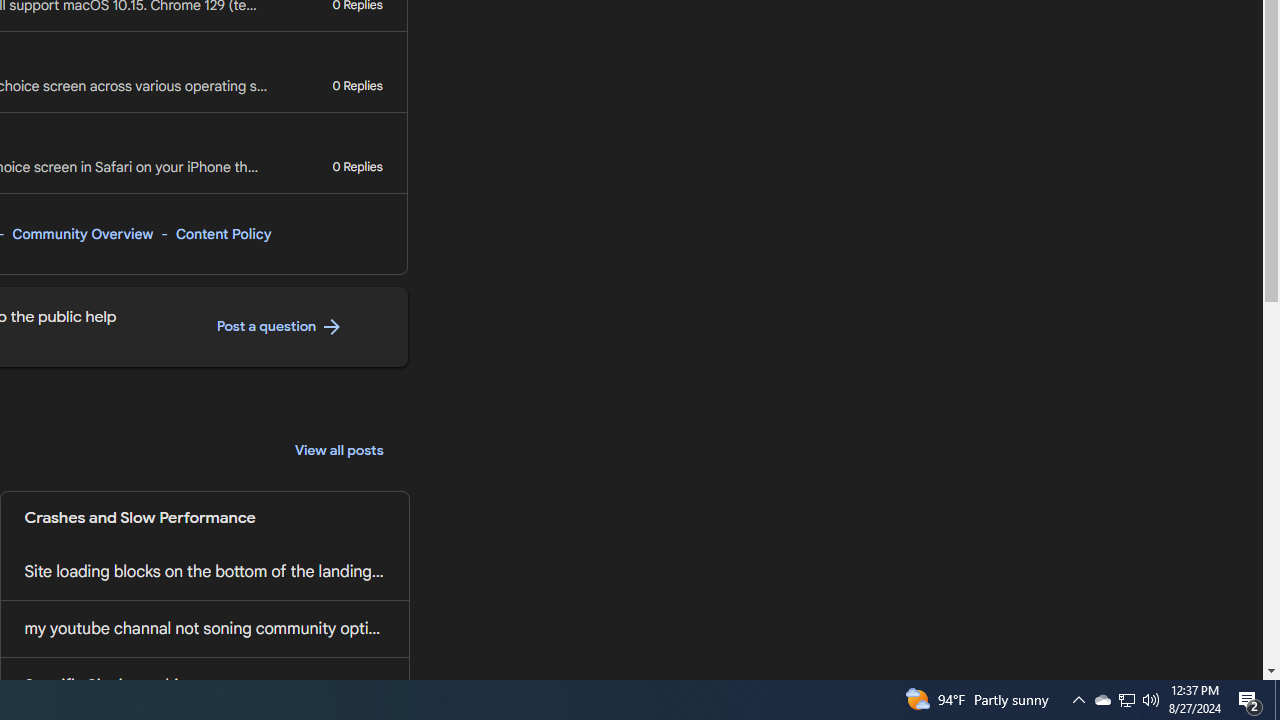 This screenshot has width=1280, height=720. I want to click on 'Content Policy', so click(223, 233).